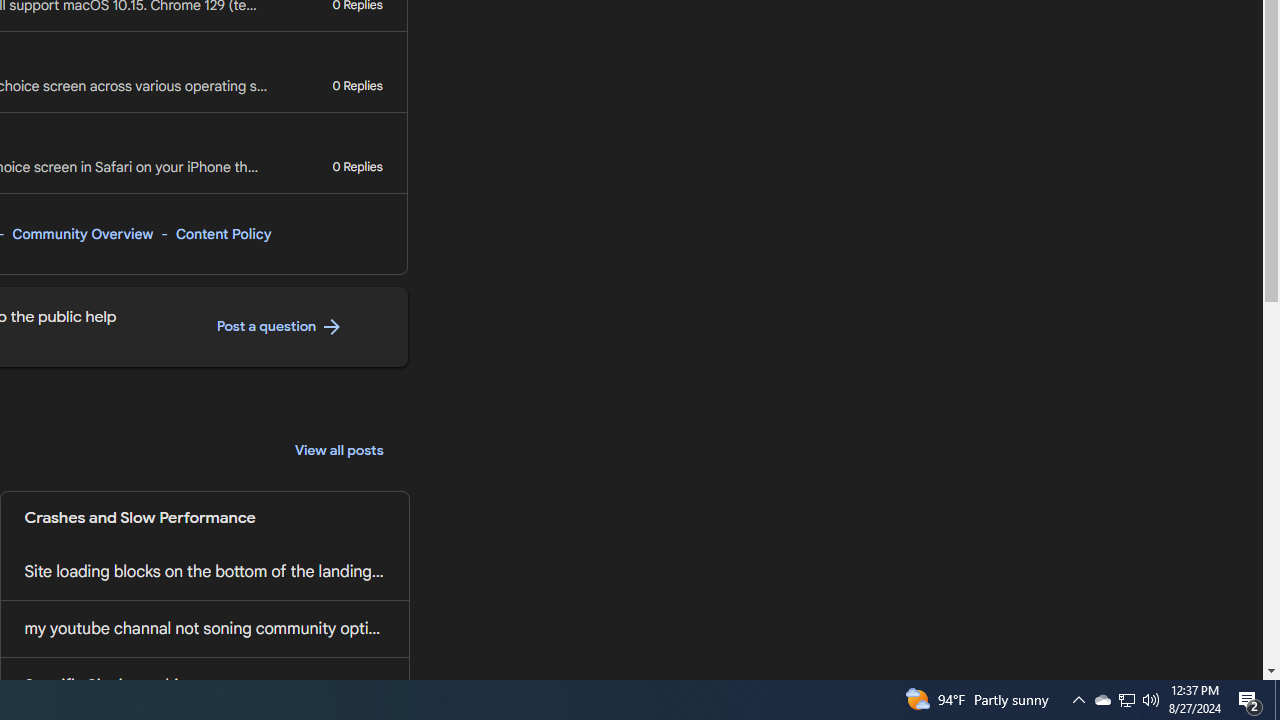 This screenshot has width=1280, height=720. I want to click on 'Content Policy', so click(223, 233).